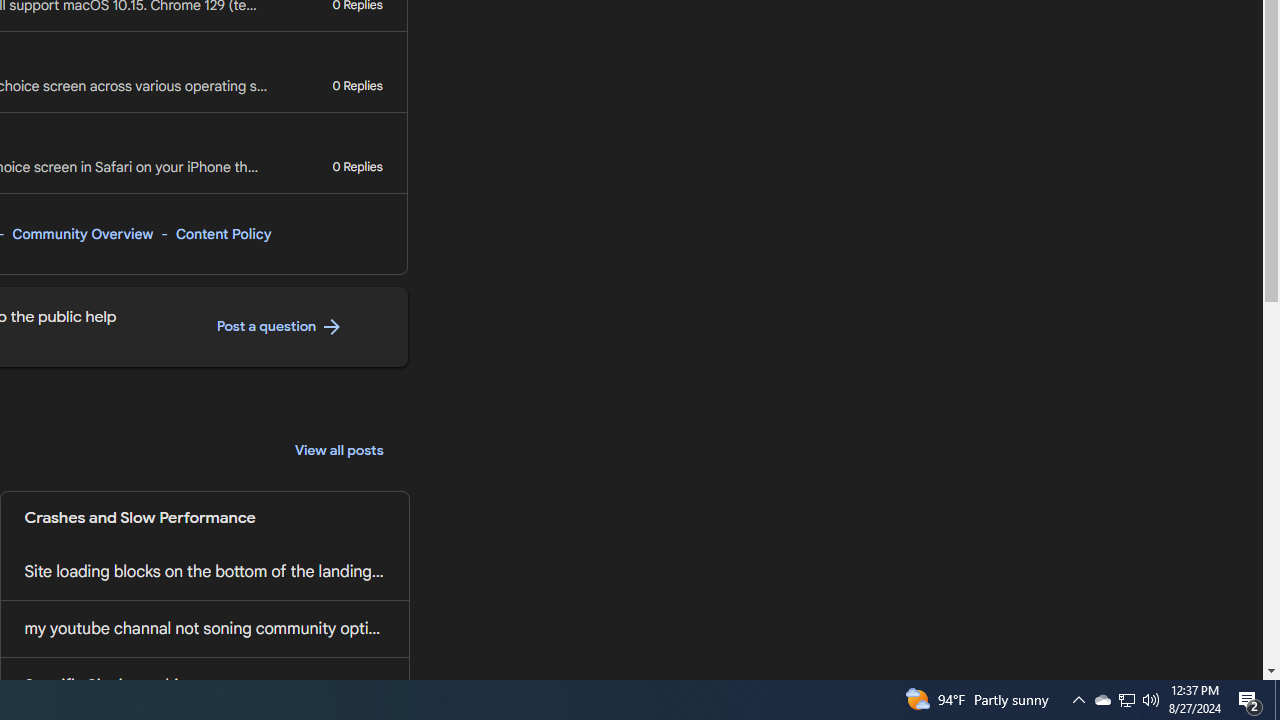 This screenshot has width=1280, height=720. I want to click on 'Content Policy', so click(223, 233).